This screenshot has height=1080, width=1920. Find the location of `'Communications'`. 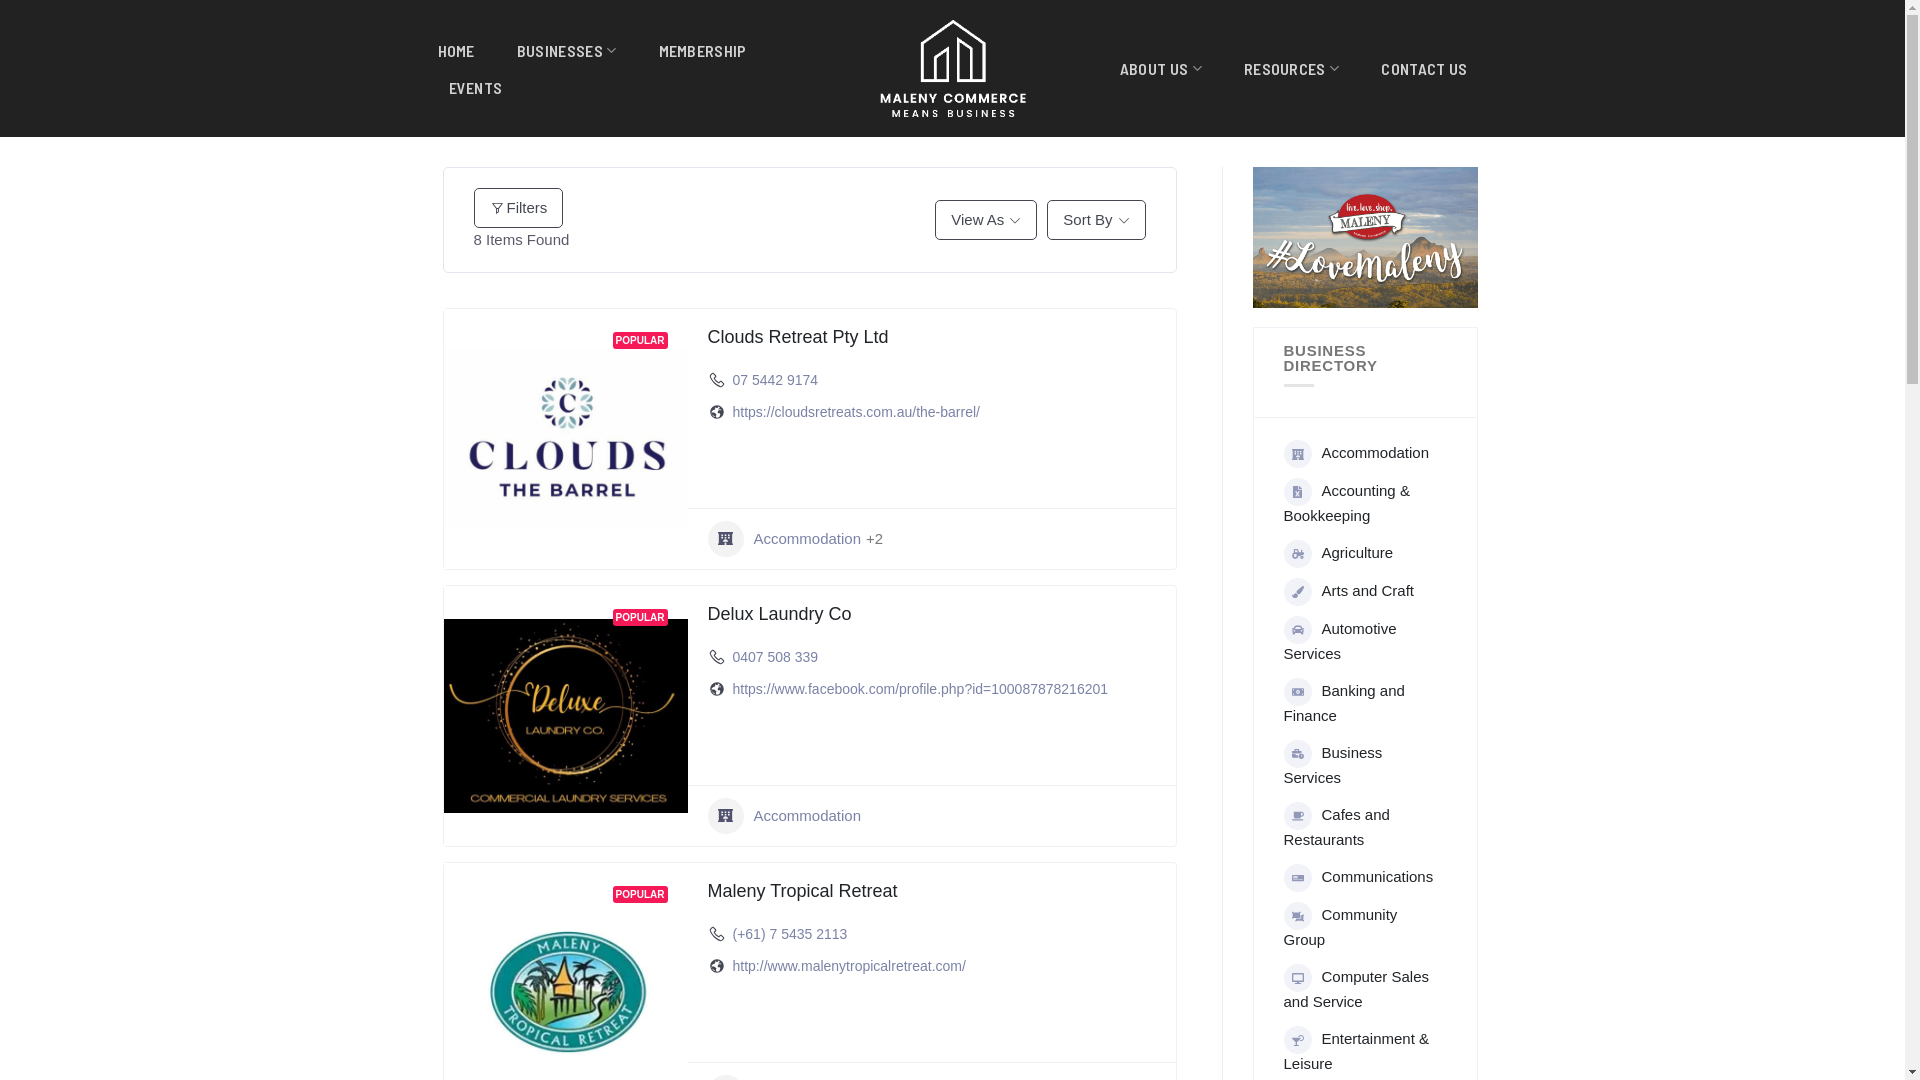

'Communications' is located at coordinates (1358, 874).